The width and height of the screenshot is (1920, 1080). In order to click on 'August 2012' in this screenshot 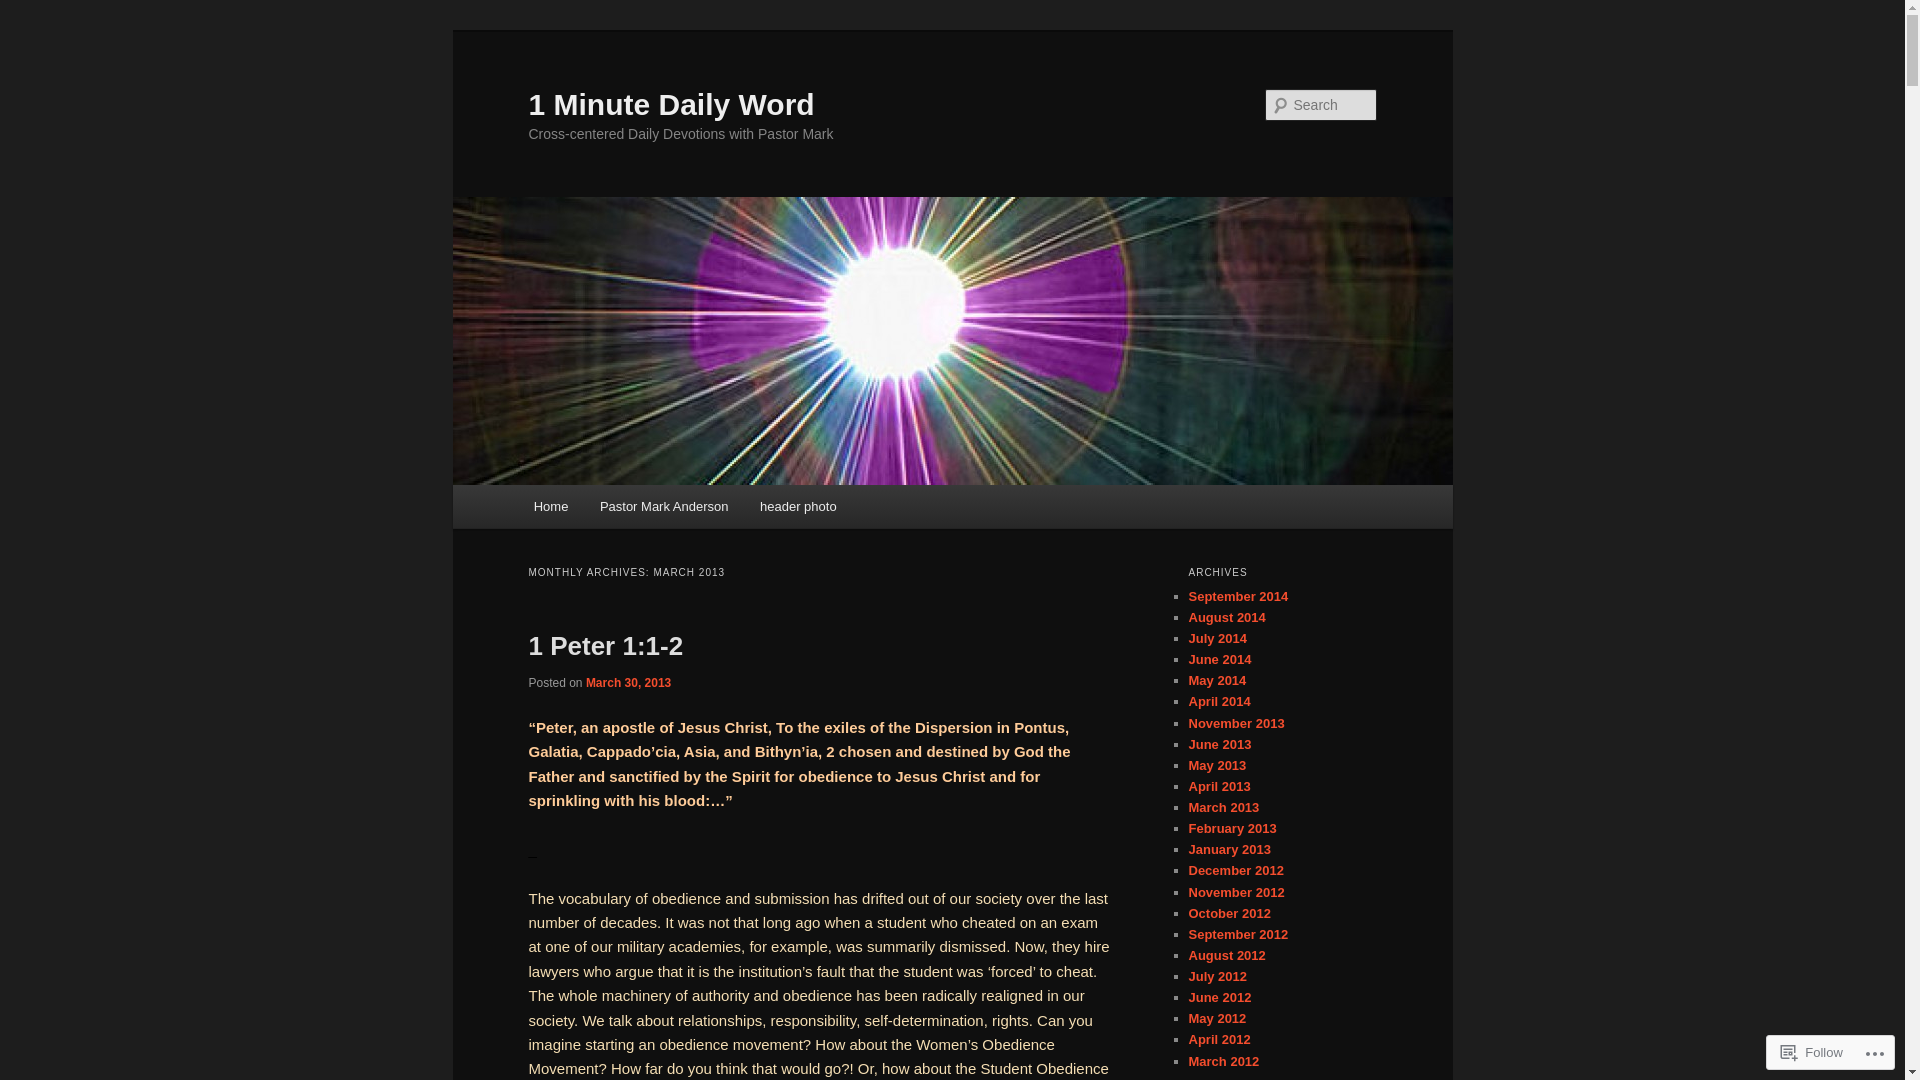, I will do `click(1225, 954)`.